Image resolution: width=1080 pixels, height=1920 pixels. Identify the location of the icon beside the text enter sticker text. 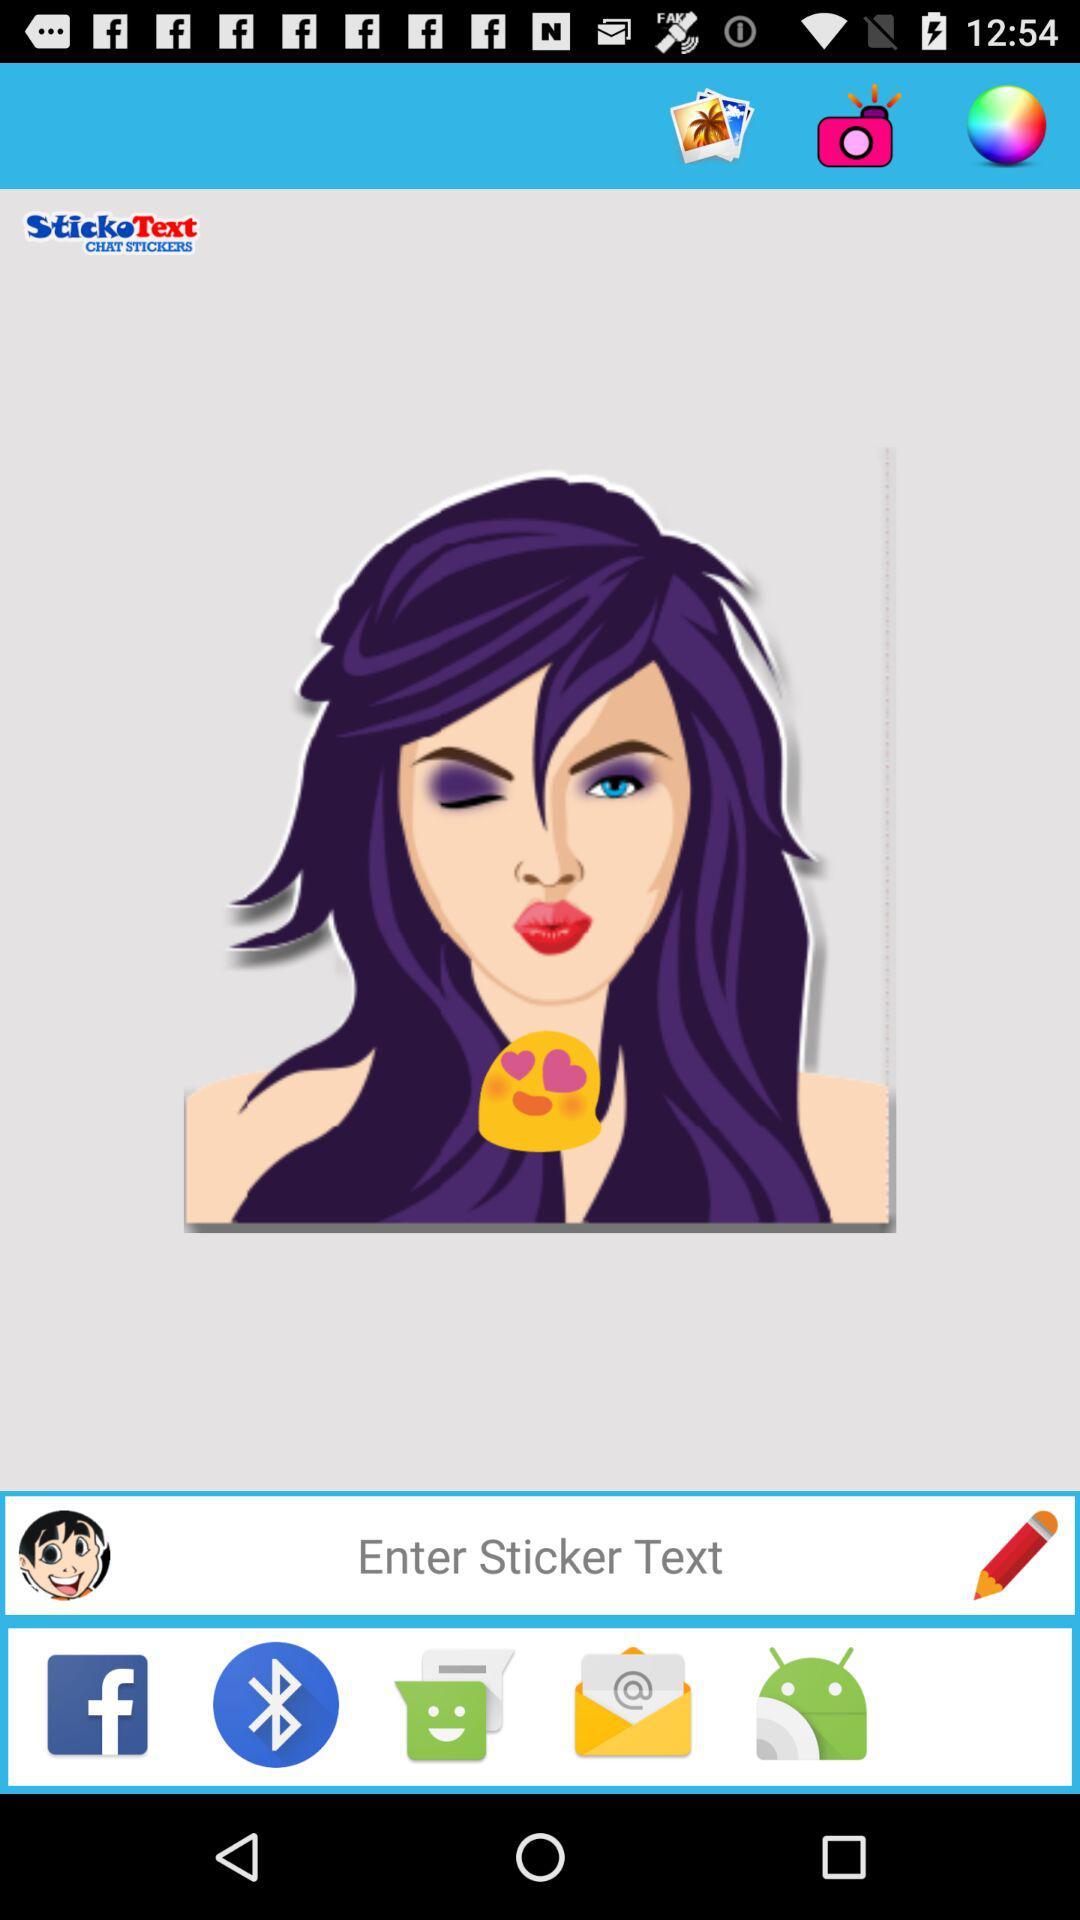
(1015, 1554).